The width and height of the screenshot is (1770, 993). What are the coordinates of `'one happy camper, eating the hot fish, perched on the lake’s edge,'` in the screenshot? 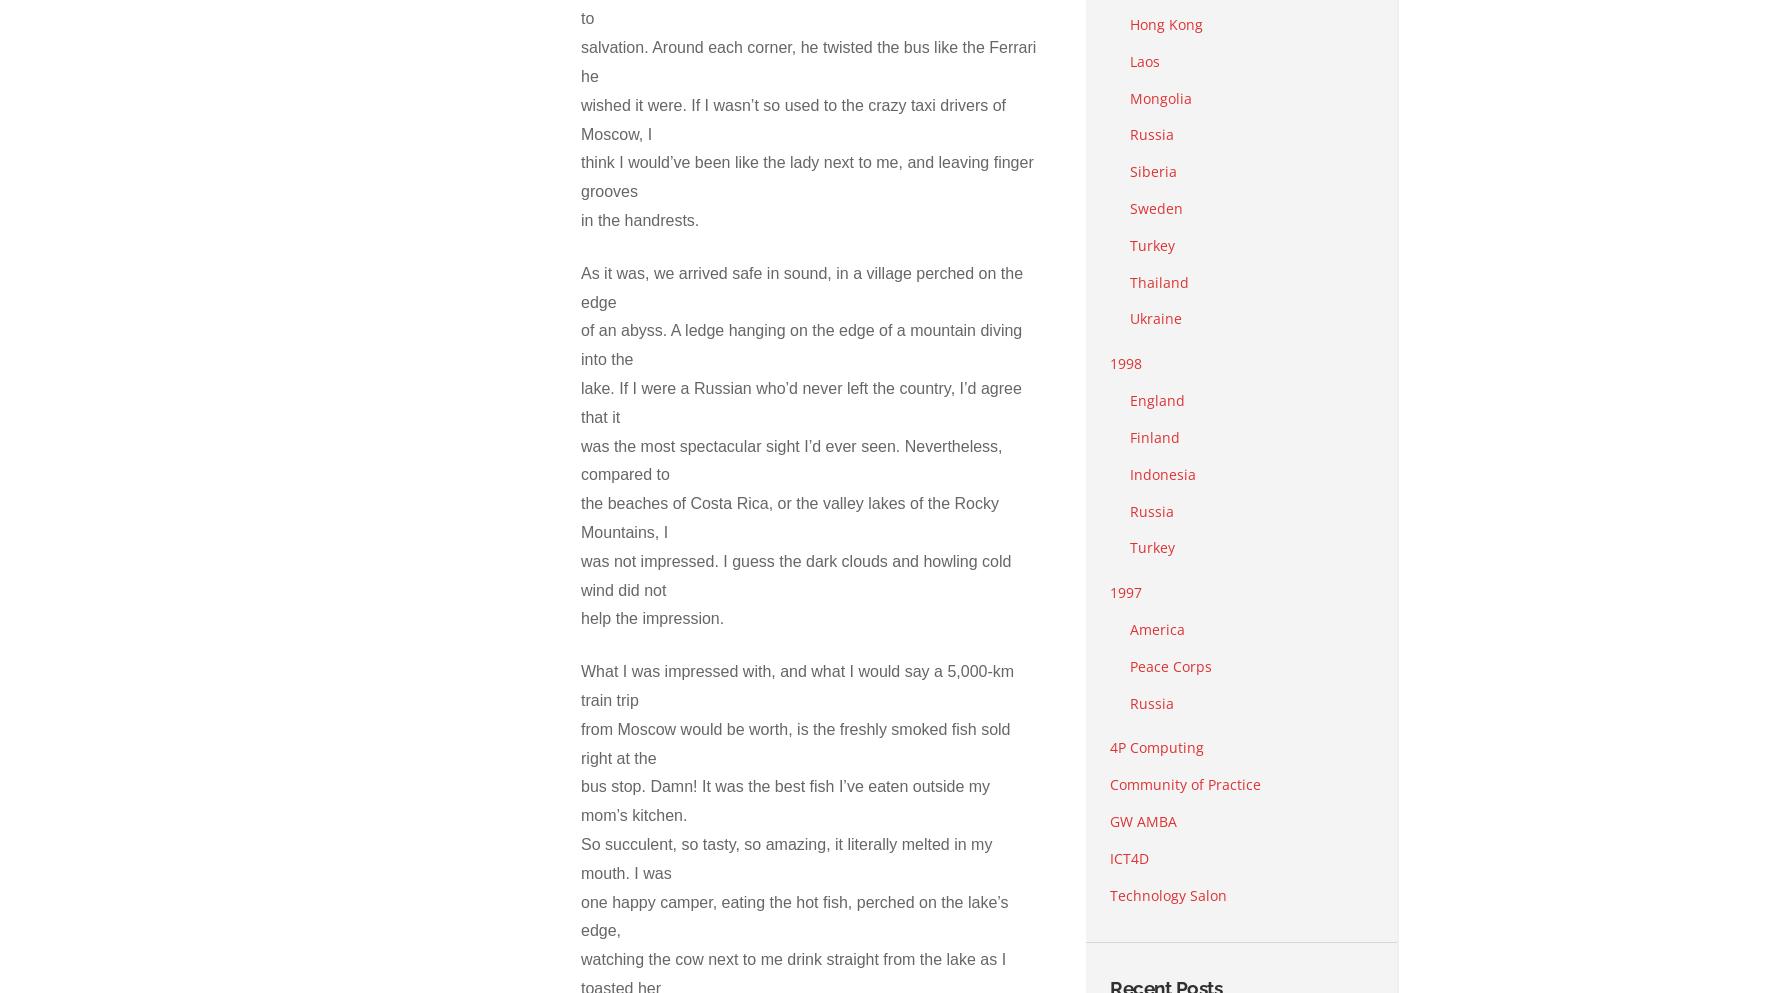 It's located at (794, 916).